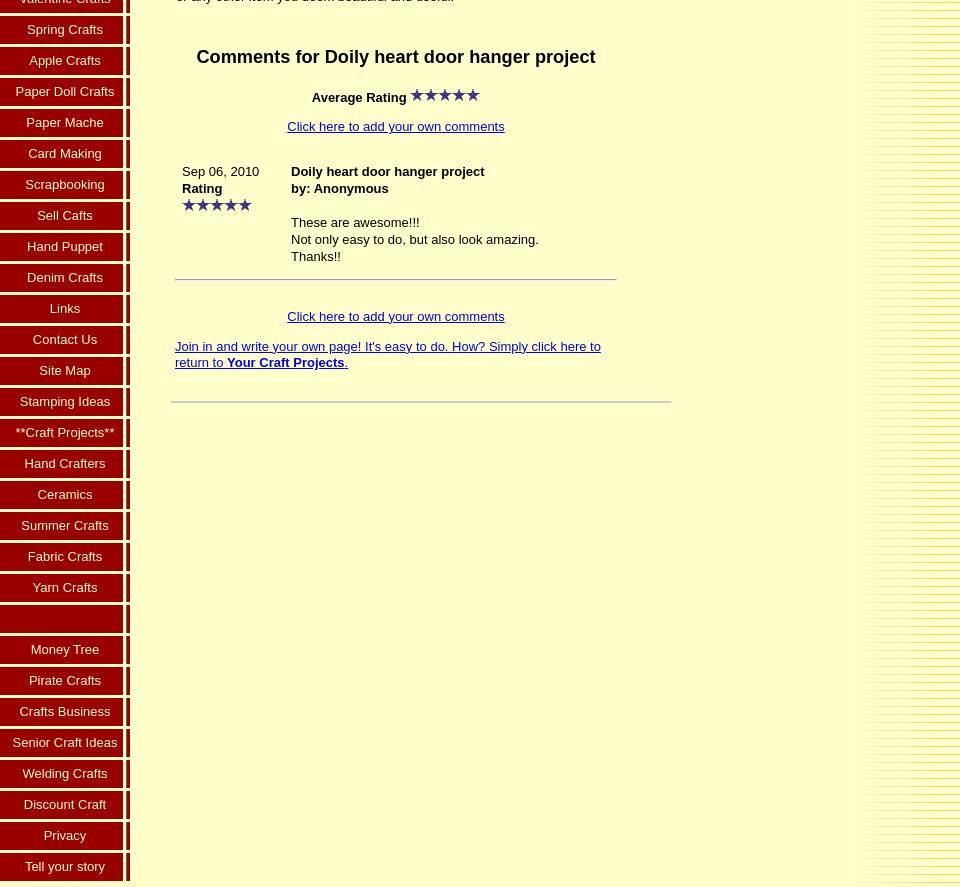 This screenshot has width=960, height=887. What do you see at coordinates (360, 95) in the screenshot?
I see `'Average Rating'` at bounding box center [360, 95].